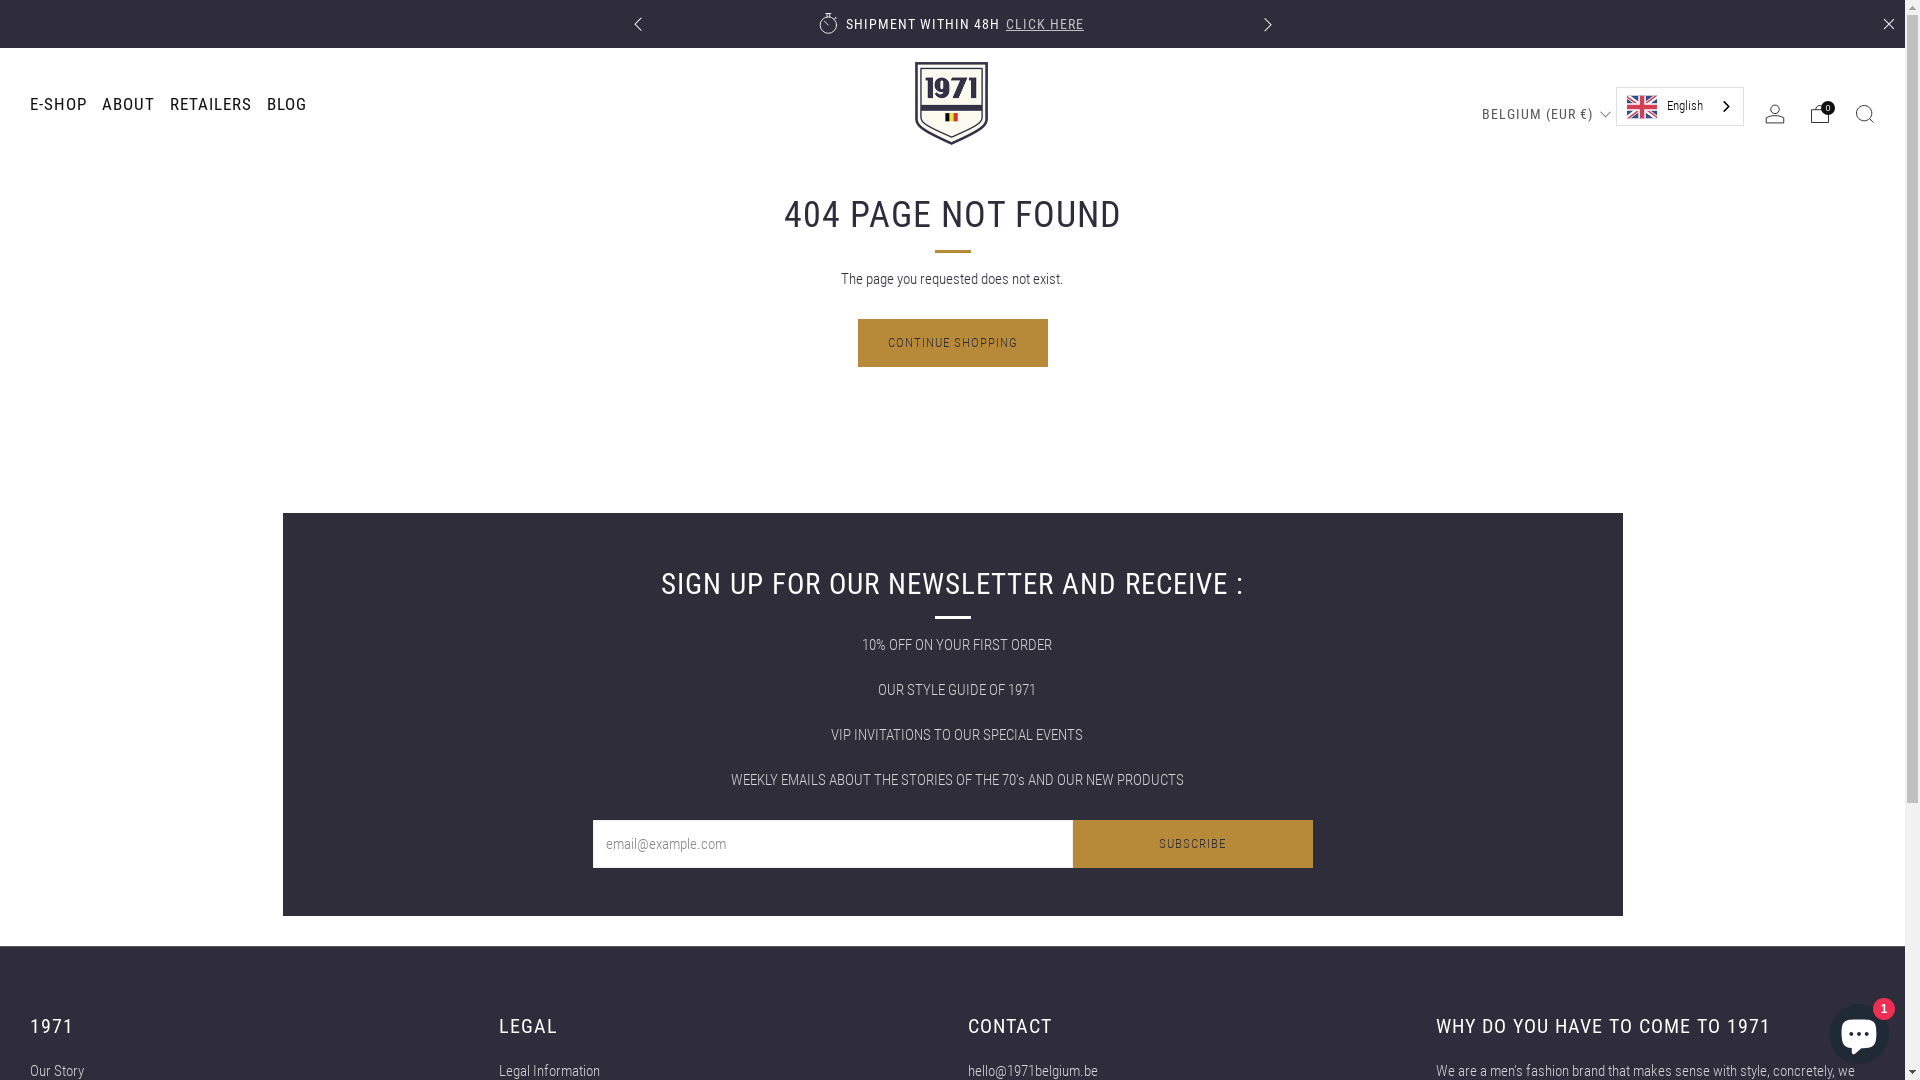  Describe the element at coordinates (1857, 1029) in the screenshot. I see `'Shopify online store chat'` at that location.